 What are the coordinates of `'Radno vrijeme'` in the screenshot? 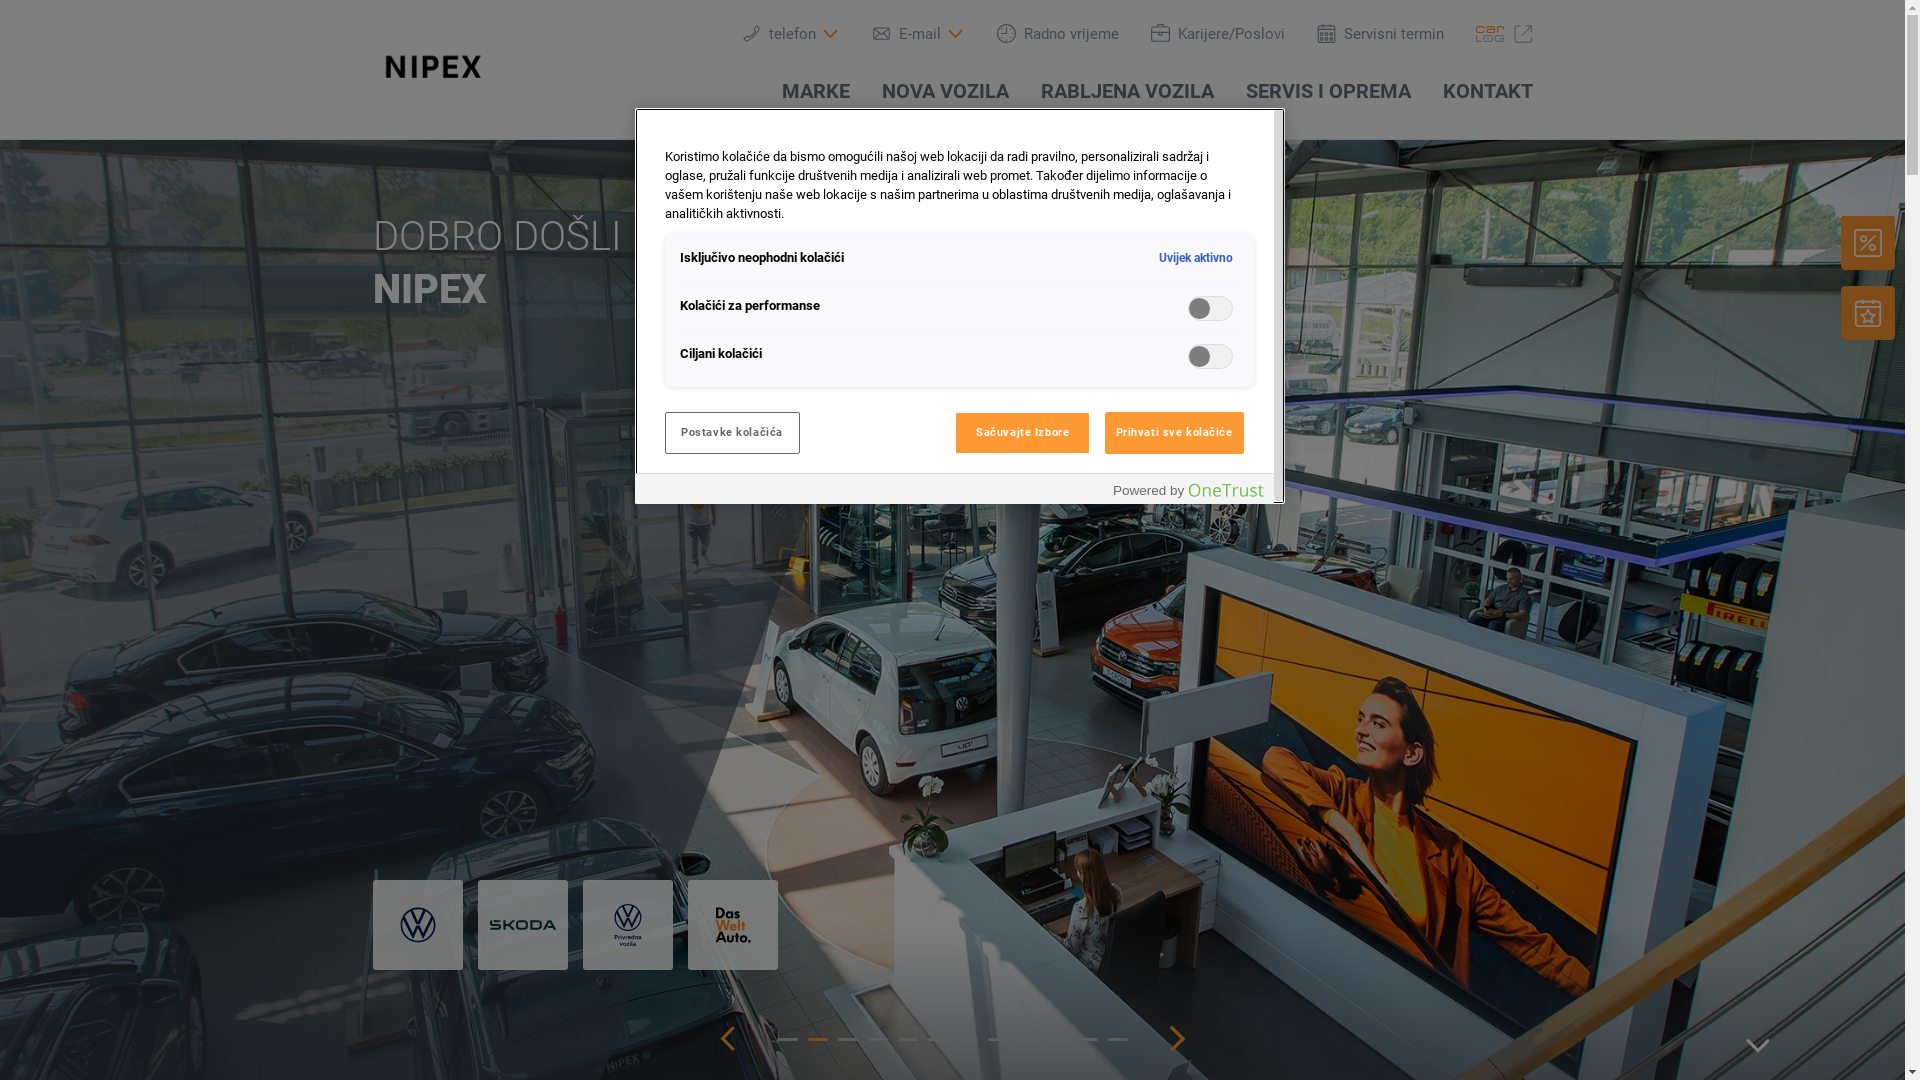 It's located at (1055, 33).